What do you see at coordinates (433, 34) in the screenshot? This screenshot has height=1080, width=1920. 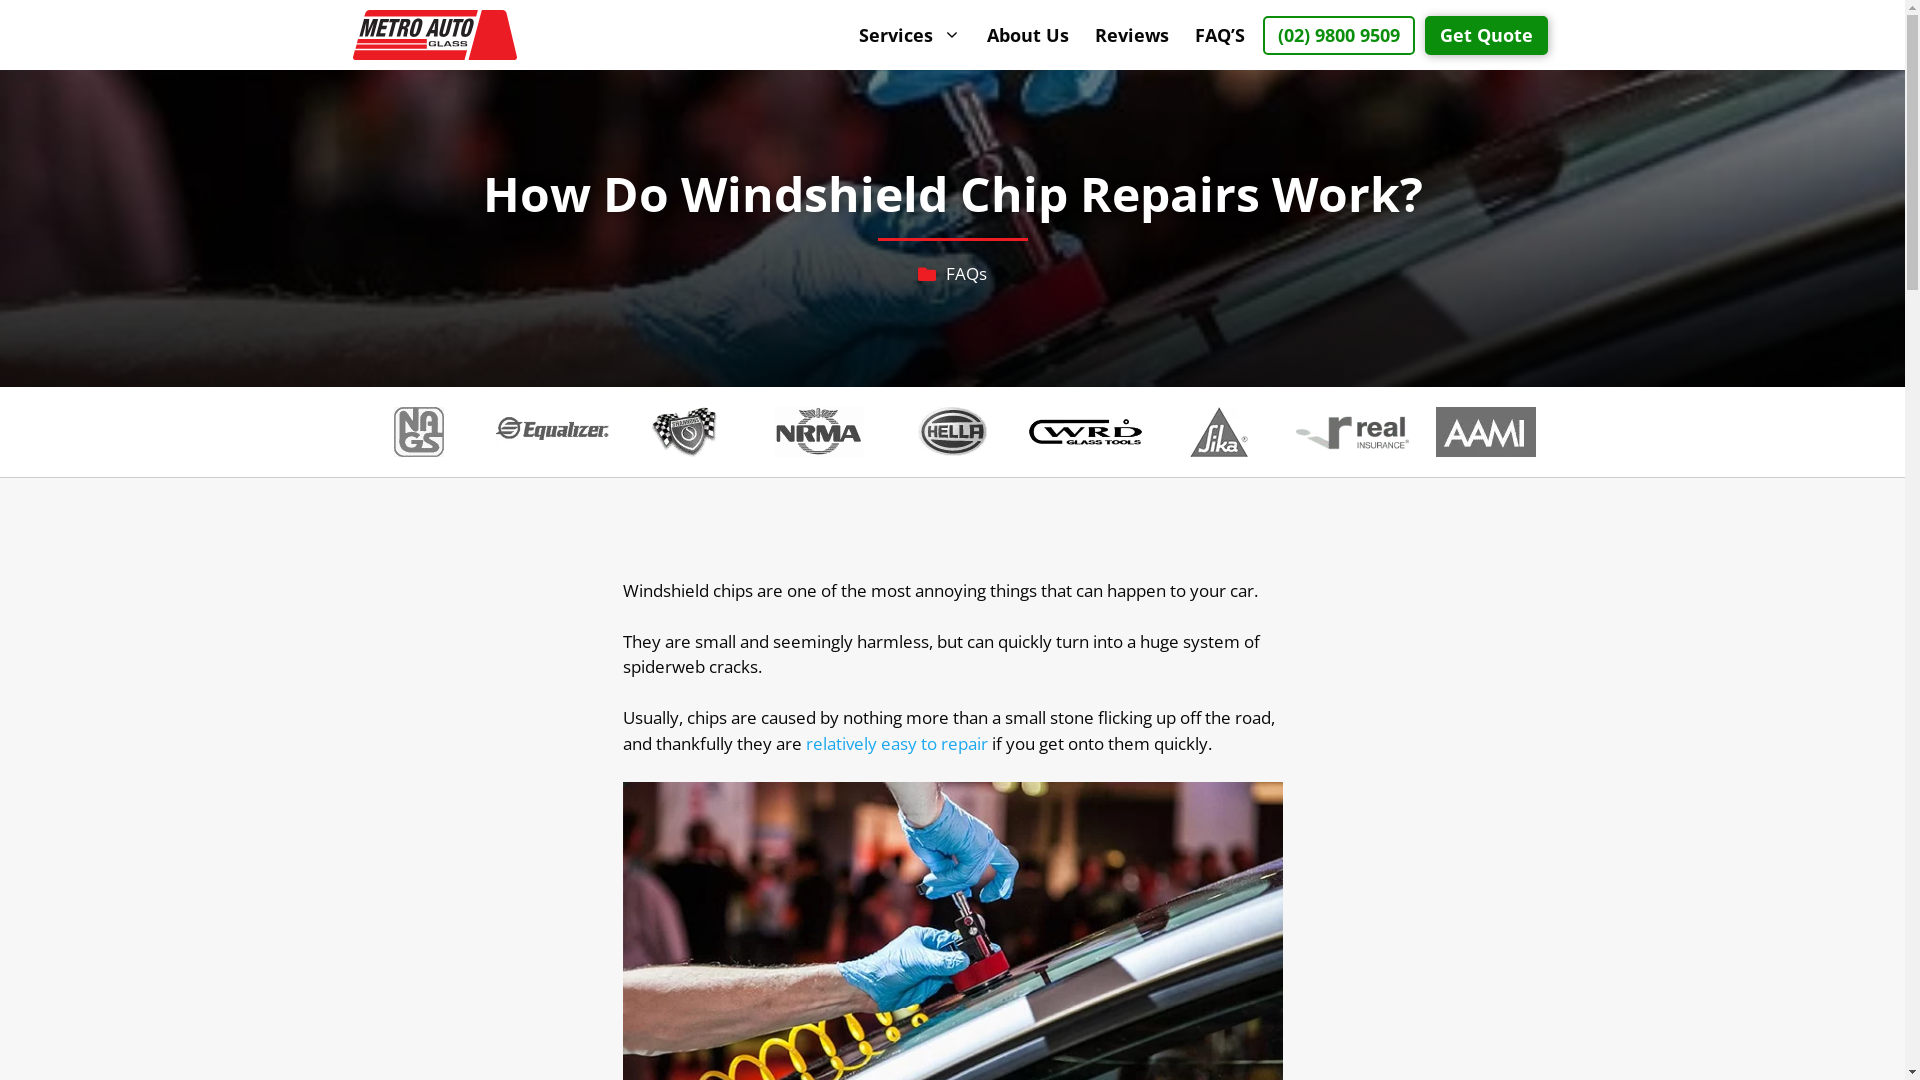 I see `'Metro Auto Glass'` at bounding box center [433, 34].